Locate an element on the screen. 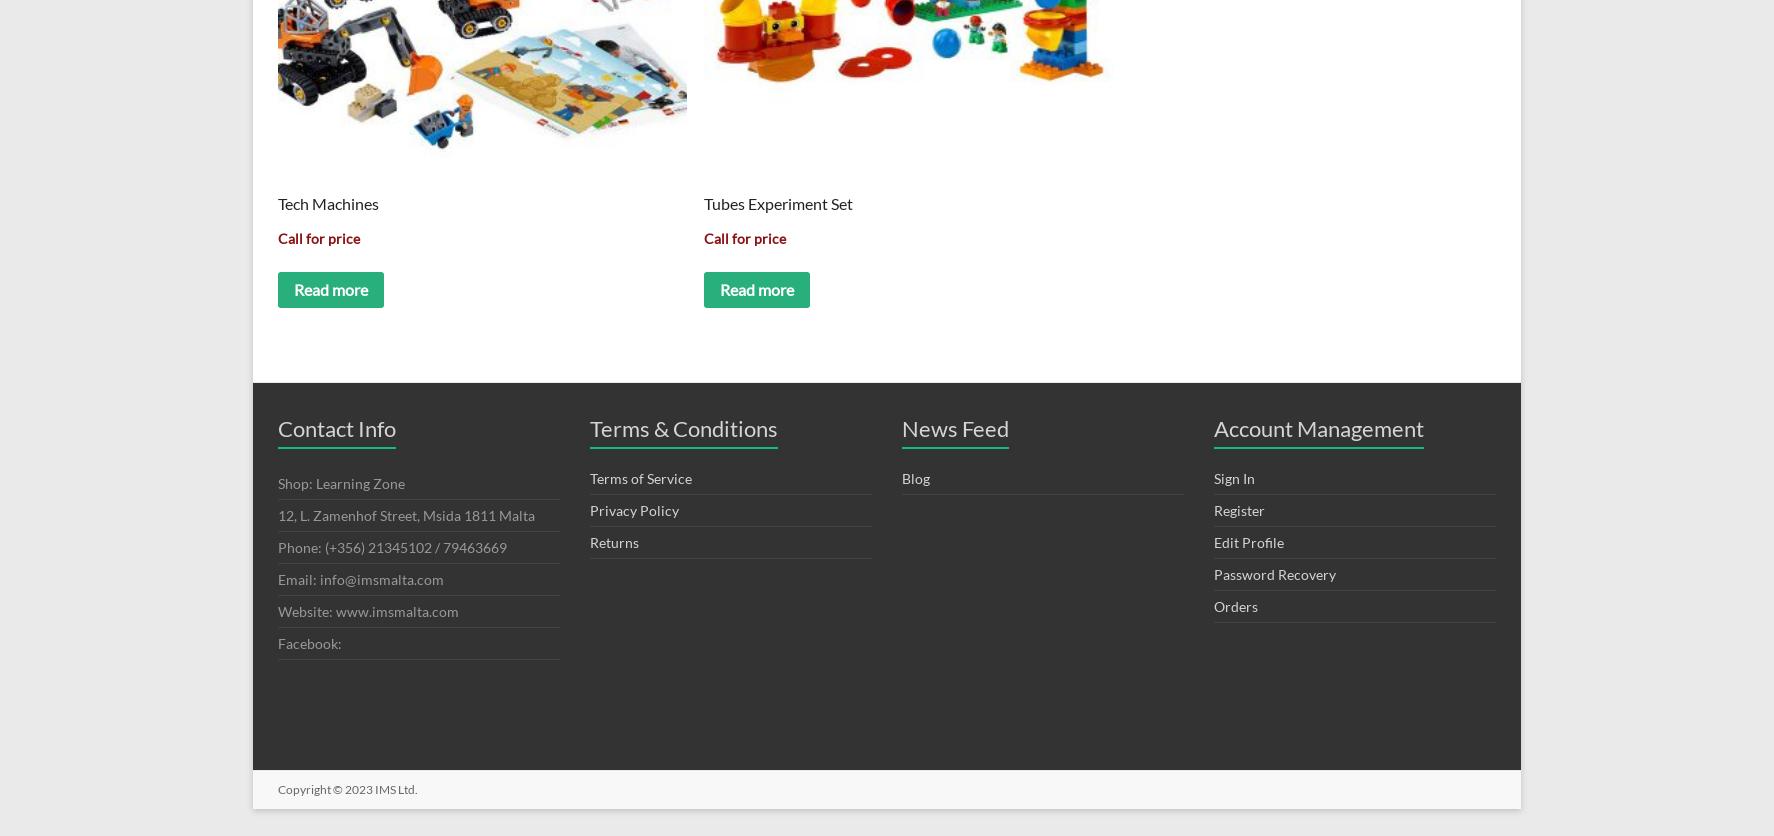 The height and width of the screenshot is (836, 1774). 'Orders' is located at coordinates (1235, 604).